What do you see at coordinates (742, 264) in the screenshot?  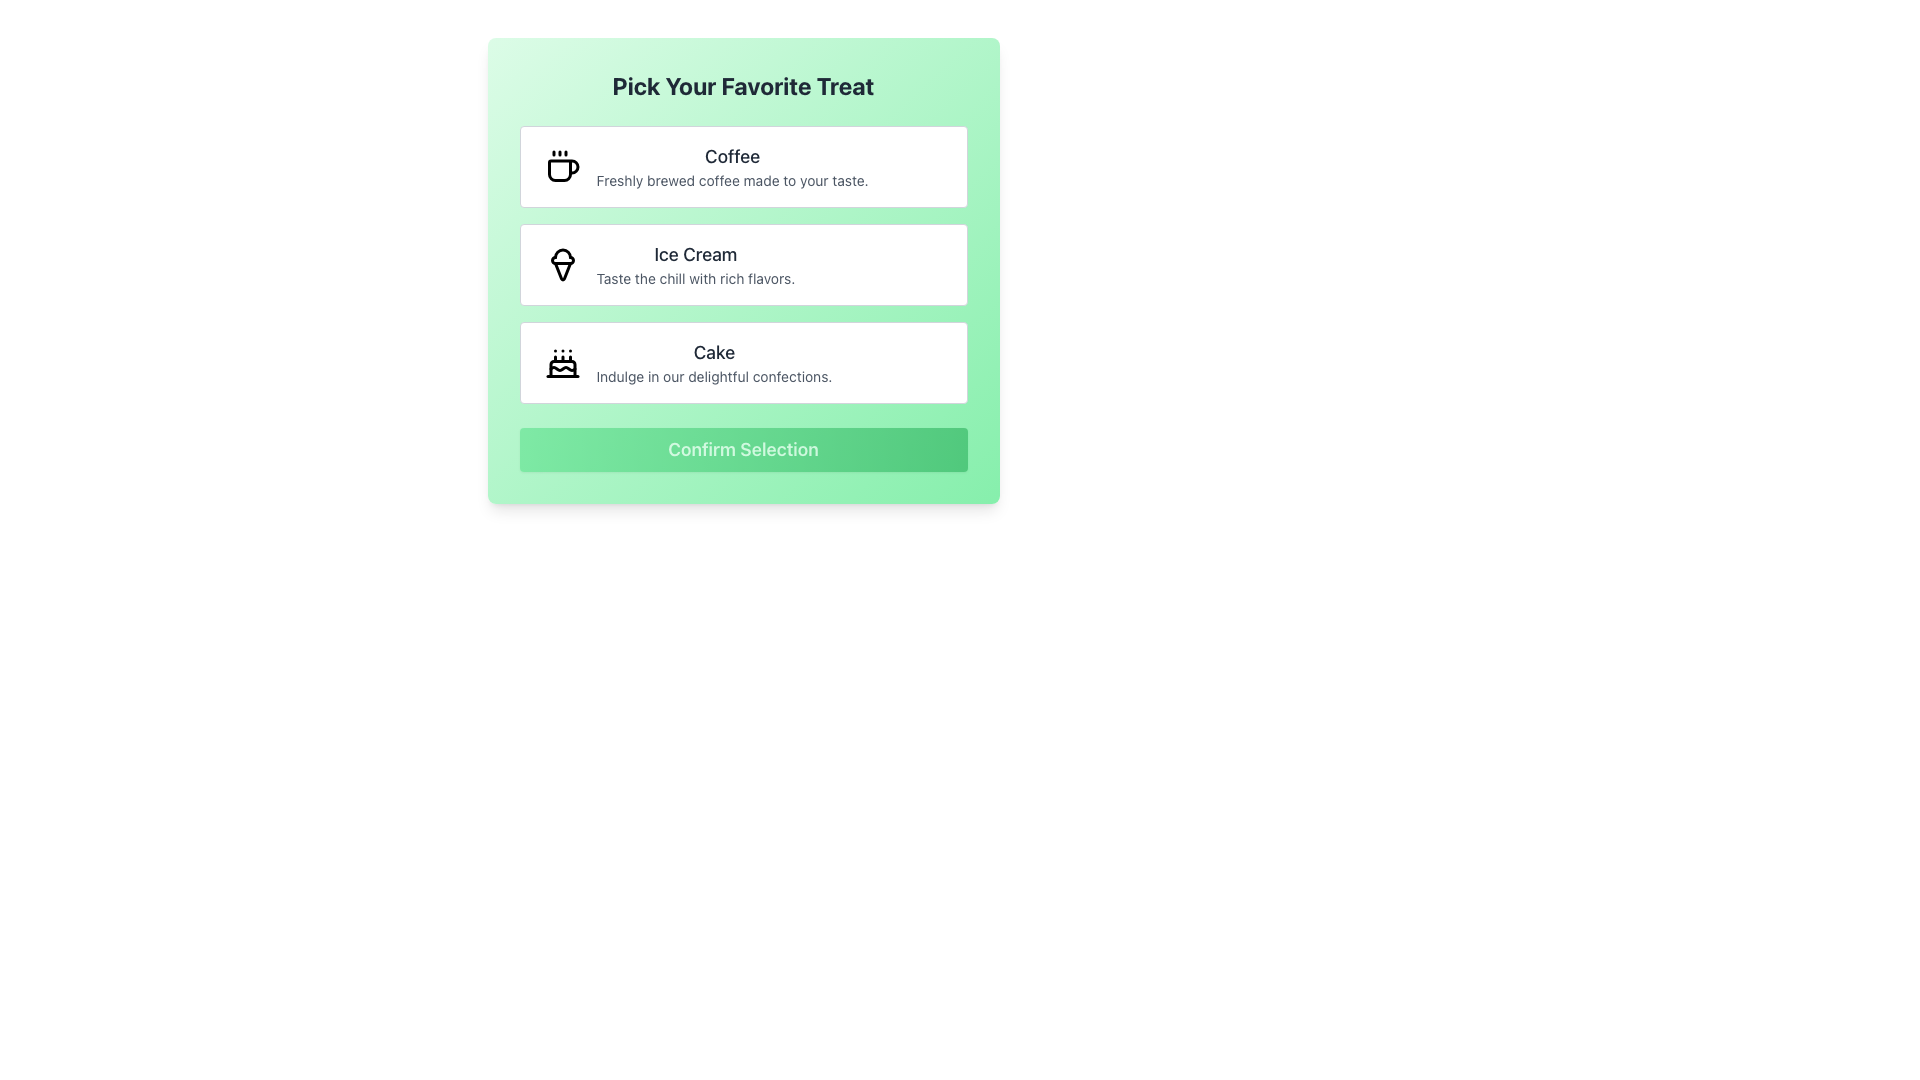 I see `the 'Ice Cream' option in the Selection Panel` at bounding box center [742, 264].